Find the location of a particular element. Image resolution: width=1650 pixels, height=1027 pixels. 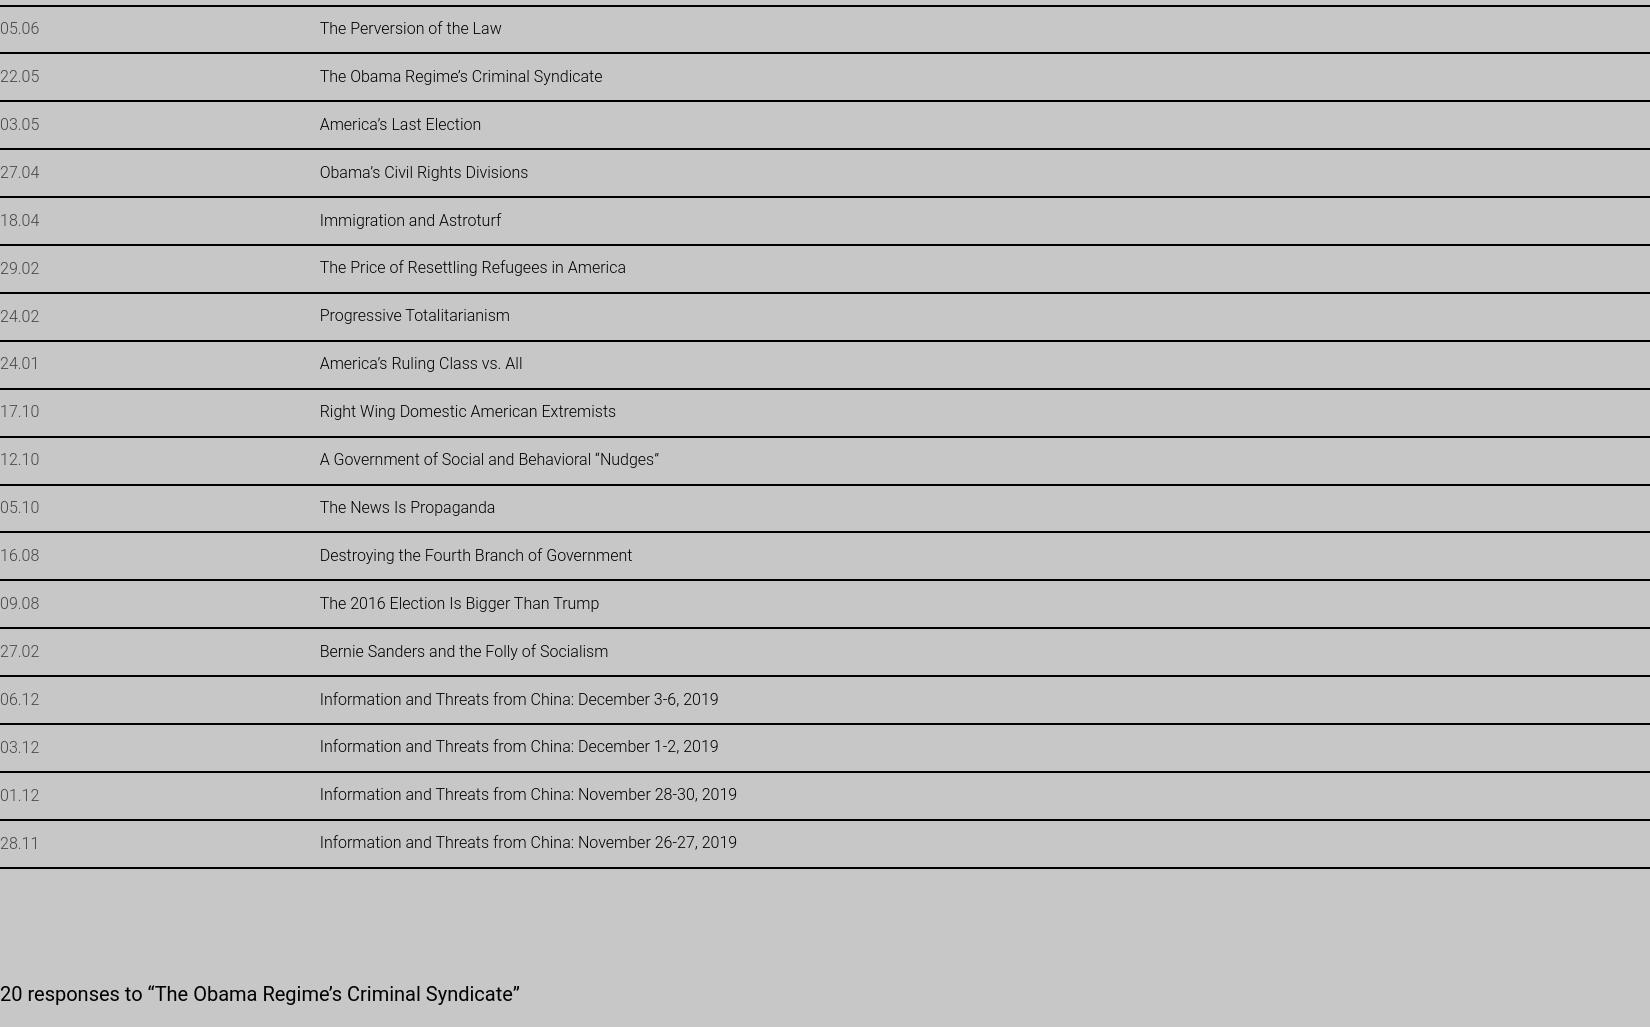

'Information and Threats from China: December 1-2, 2019' is located at coordinates (517, 745).